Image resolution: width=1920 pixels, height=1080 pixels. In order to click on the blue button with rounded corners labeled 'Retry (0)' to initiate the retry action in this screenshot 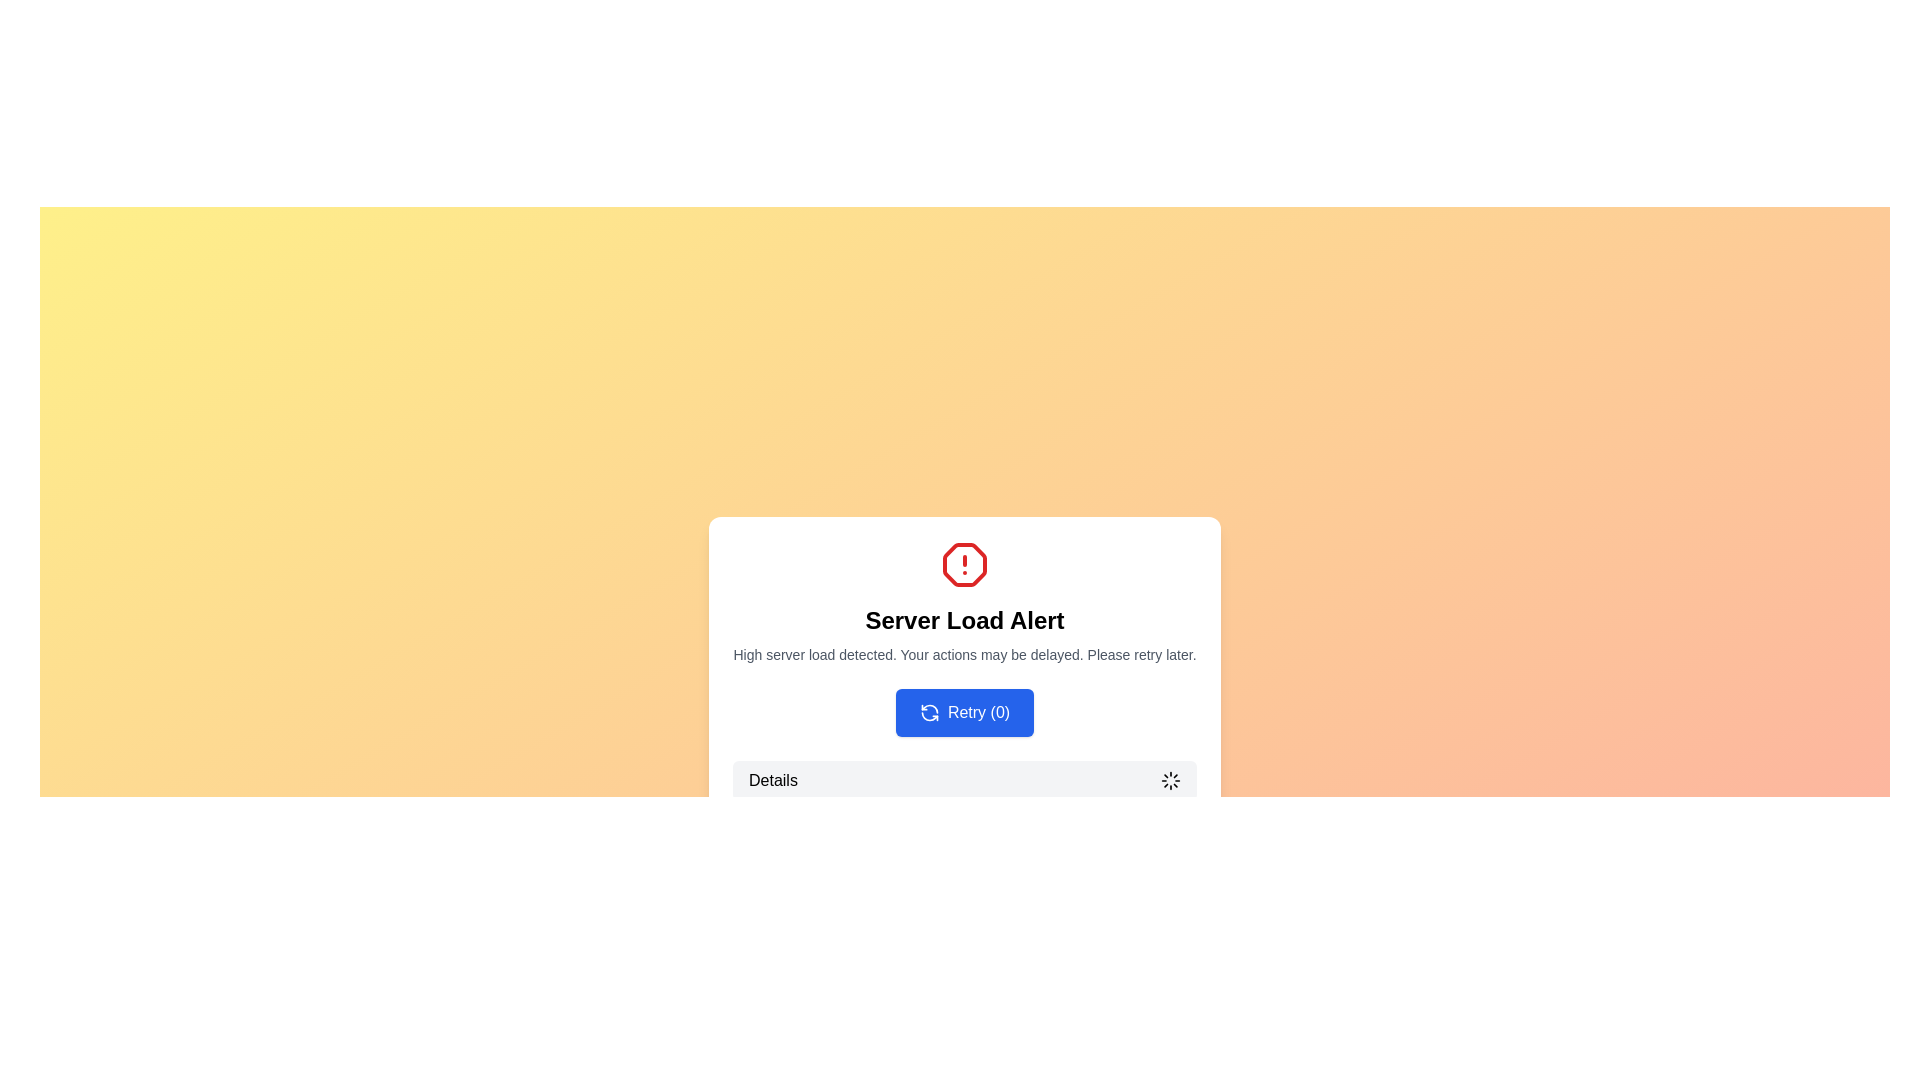, I will do `click(964, 712)`.